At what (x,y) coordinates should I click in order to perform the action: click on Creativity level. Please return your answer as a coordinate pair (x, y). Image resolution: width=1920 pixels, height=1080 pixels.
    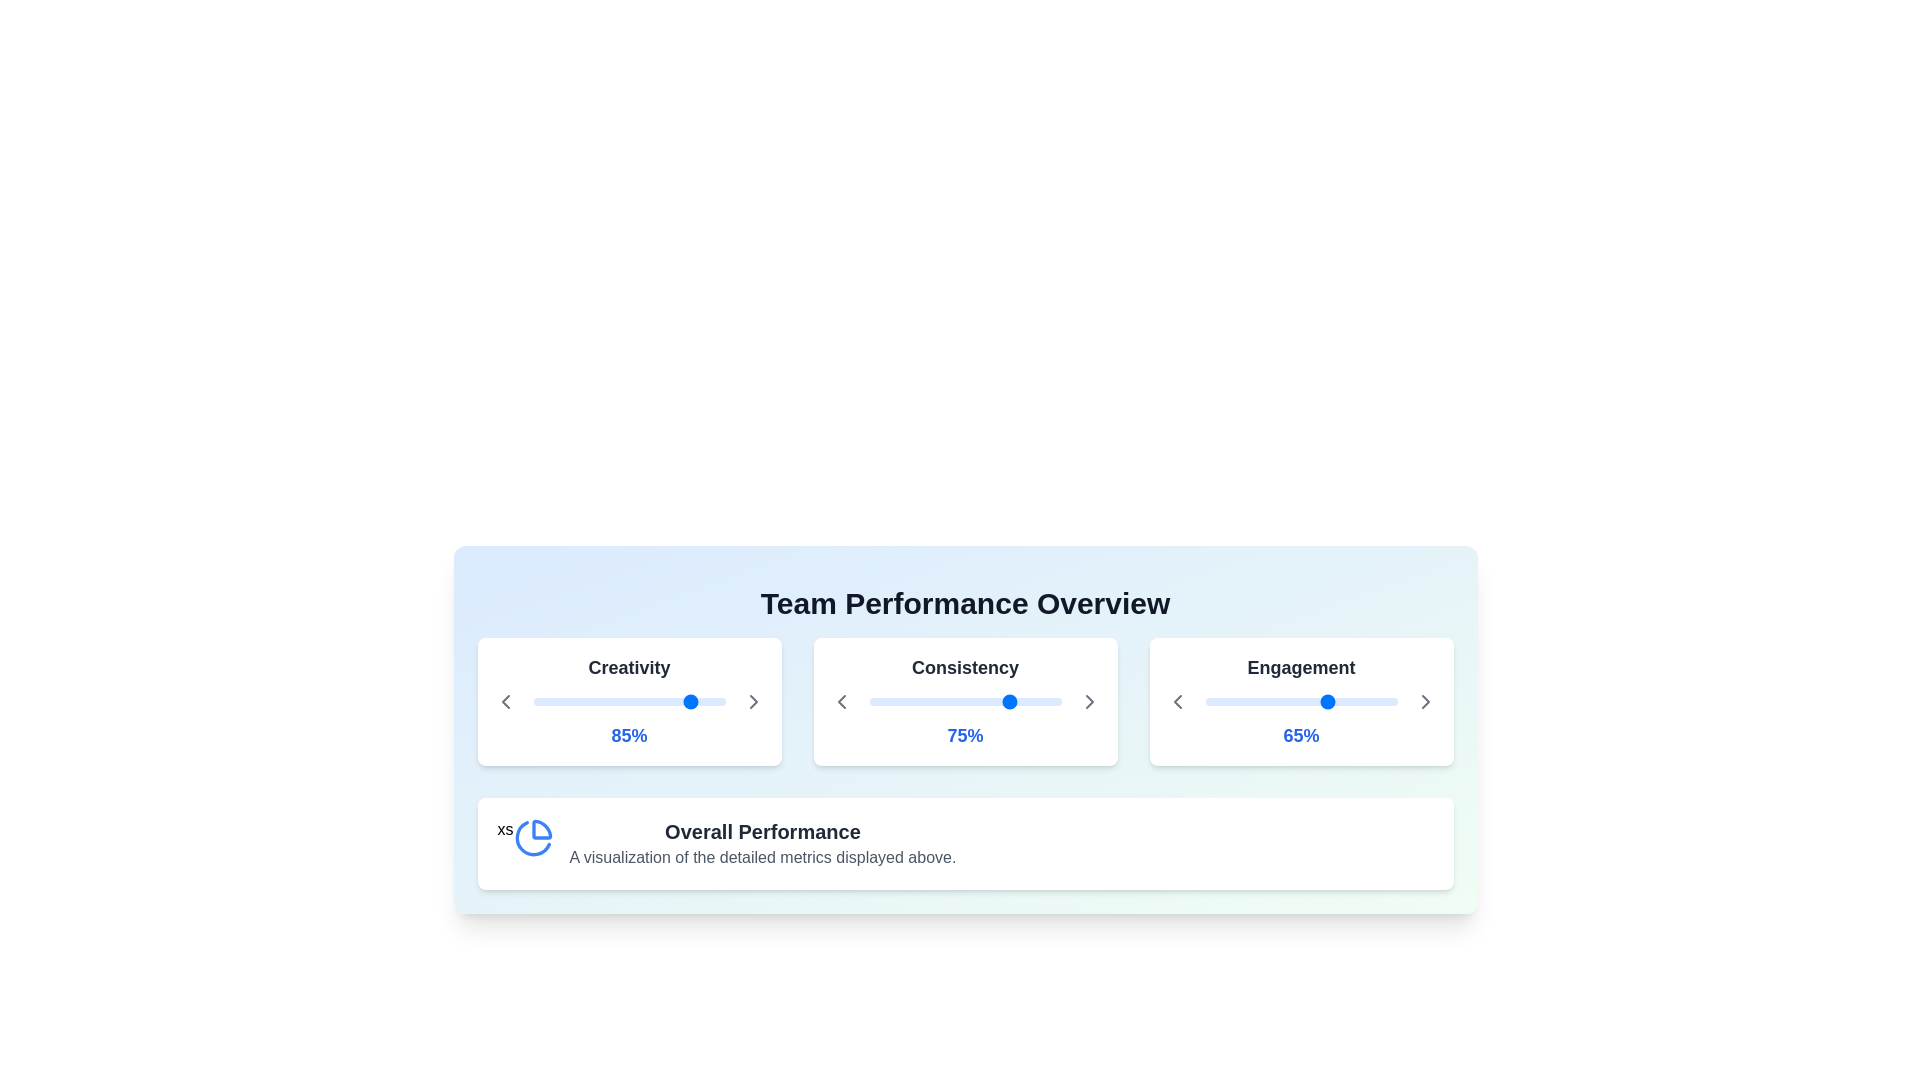
    Looking at the image, I should click on (586, 701).